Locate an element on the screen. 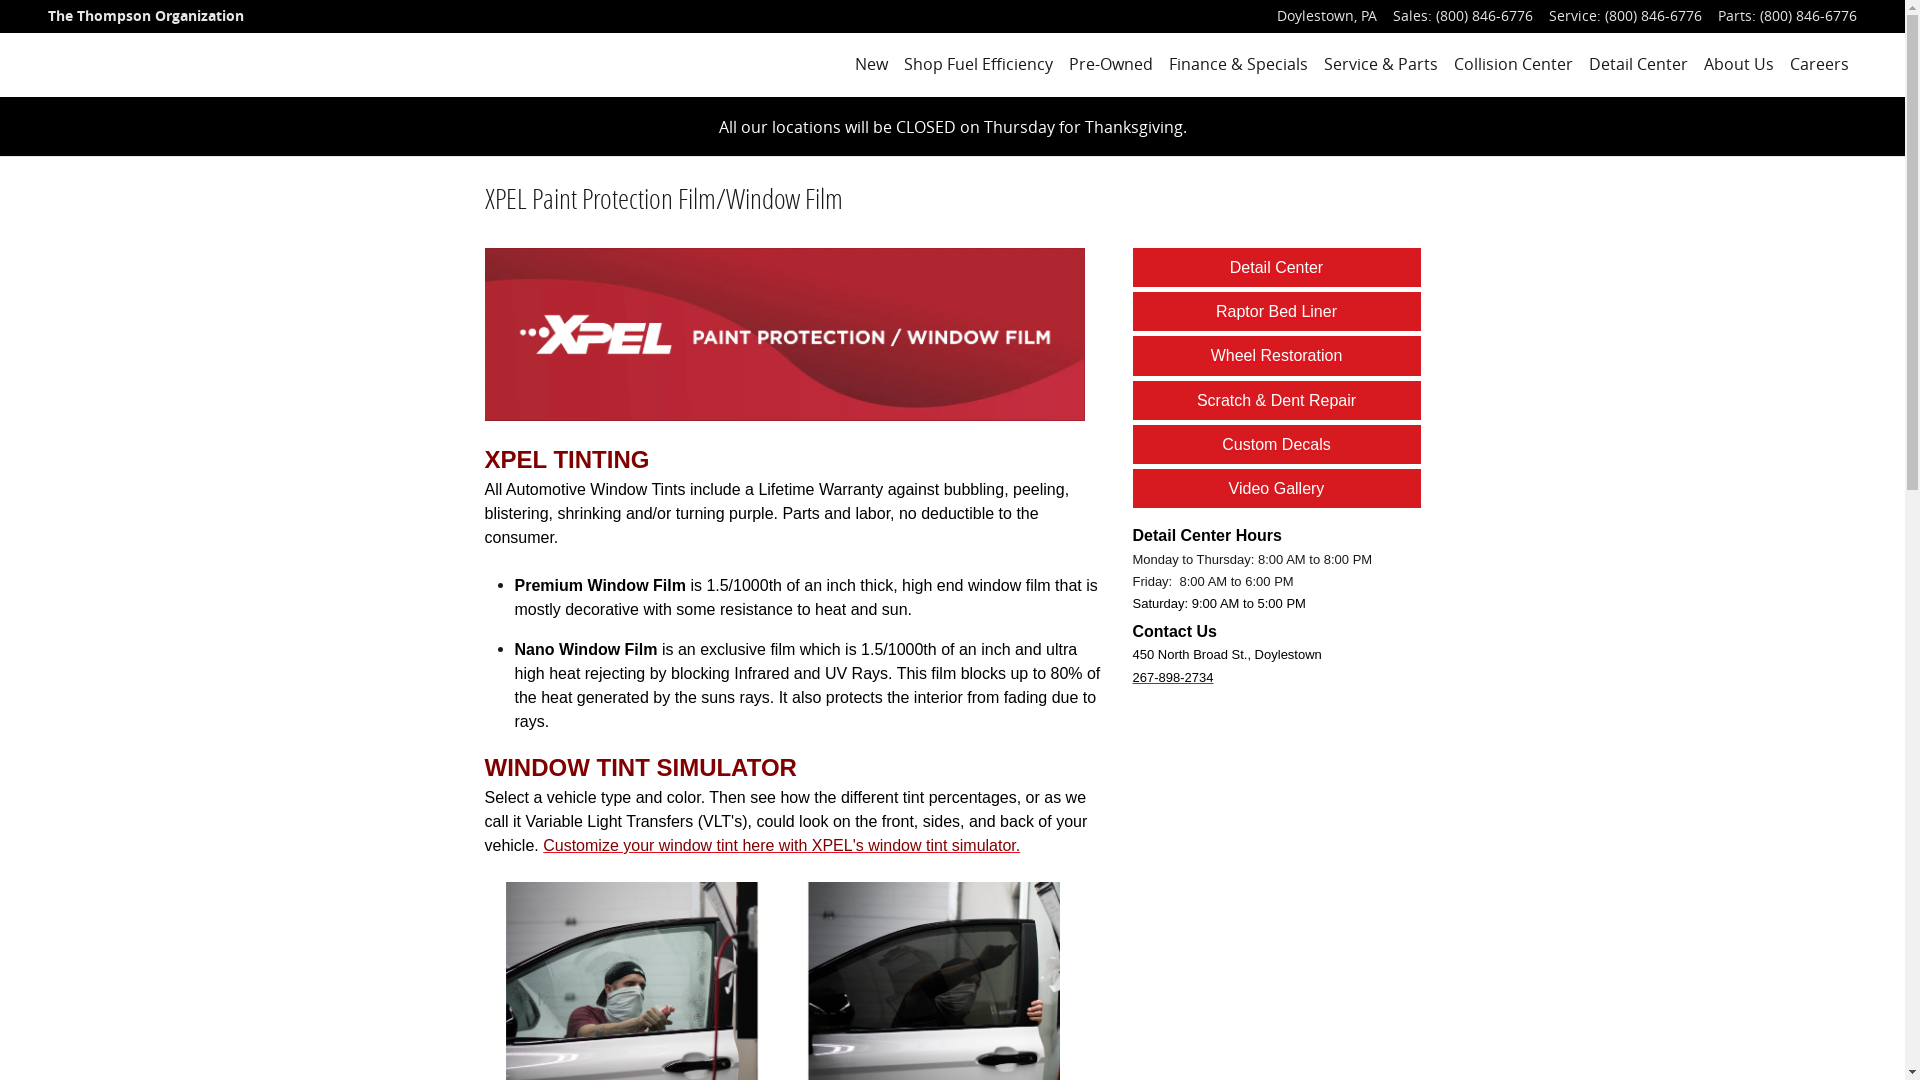 The height and width of the screenshot is (1080, 1920). 'Raptor Bed Liner' is located at coordinates (1275, 311).